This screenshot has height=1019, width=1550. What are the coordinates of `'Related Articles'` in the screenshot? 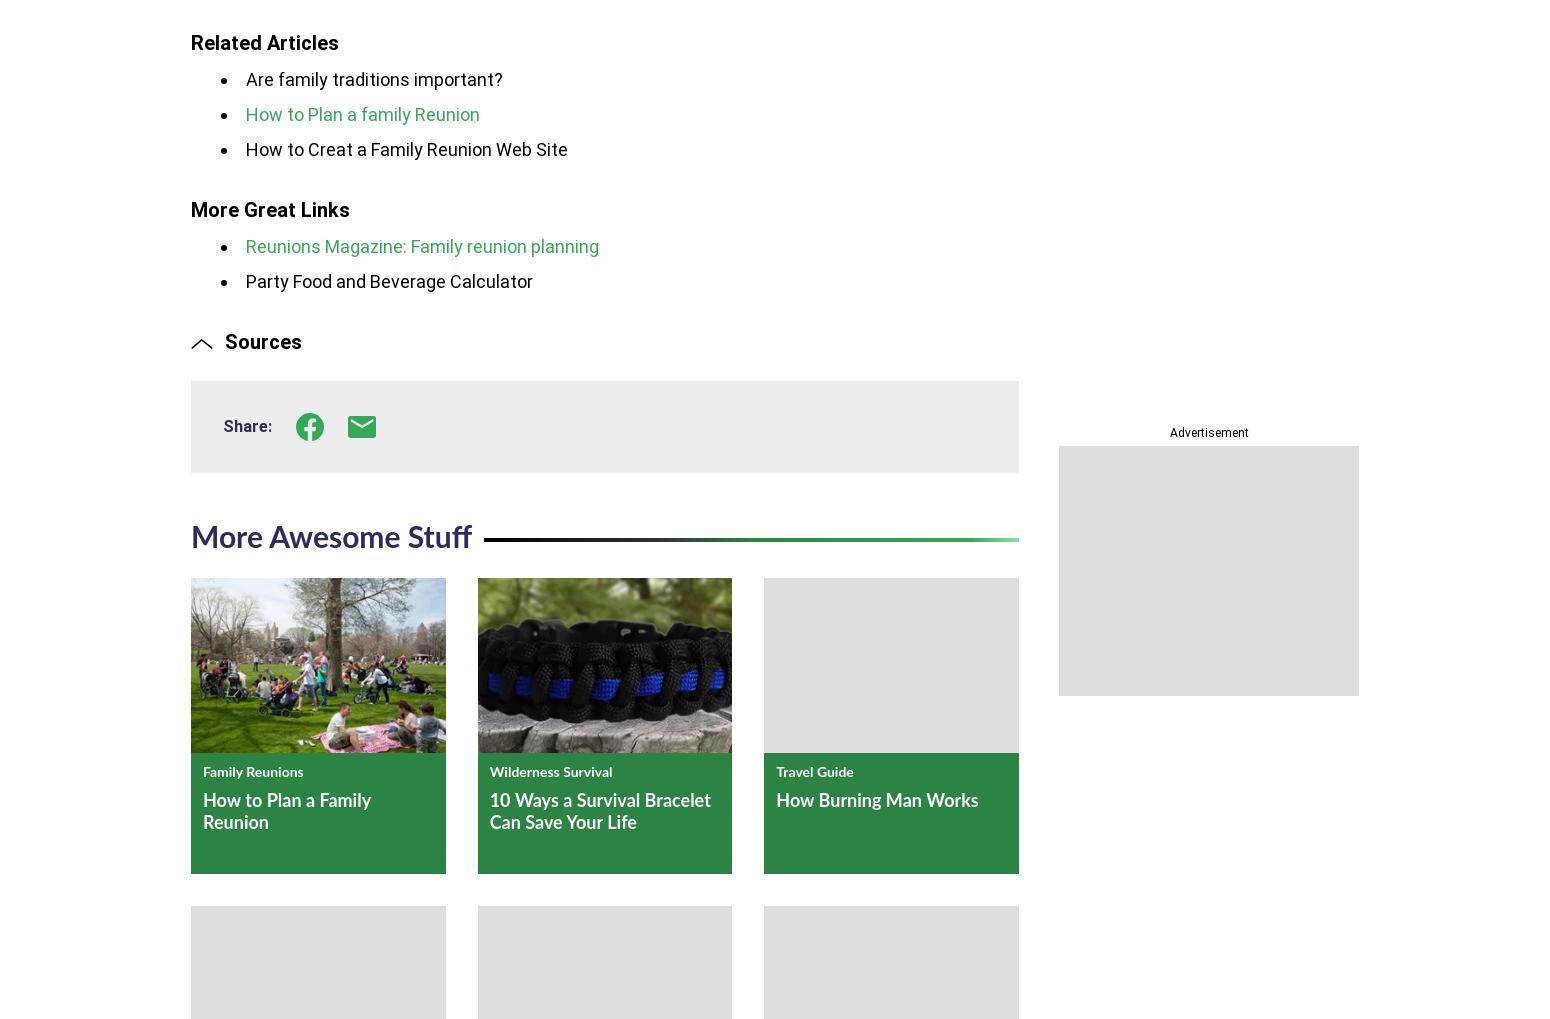 It's located at (265, 42).